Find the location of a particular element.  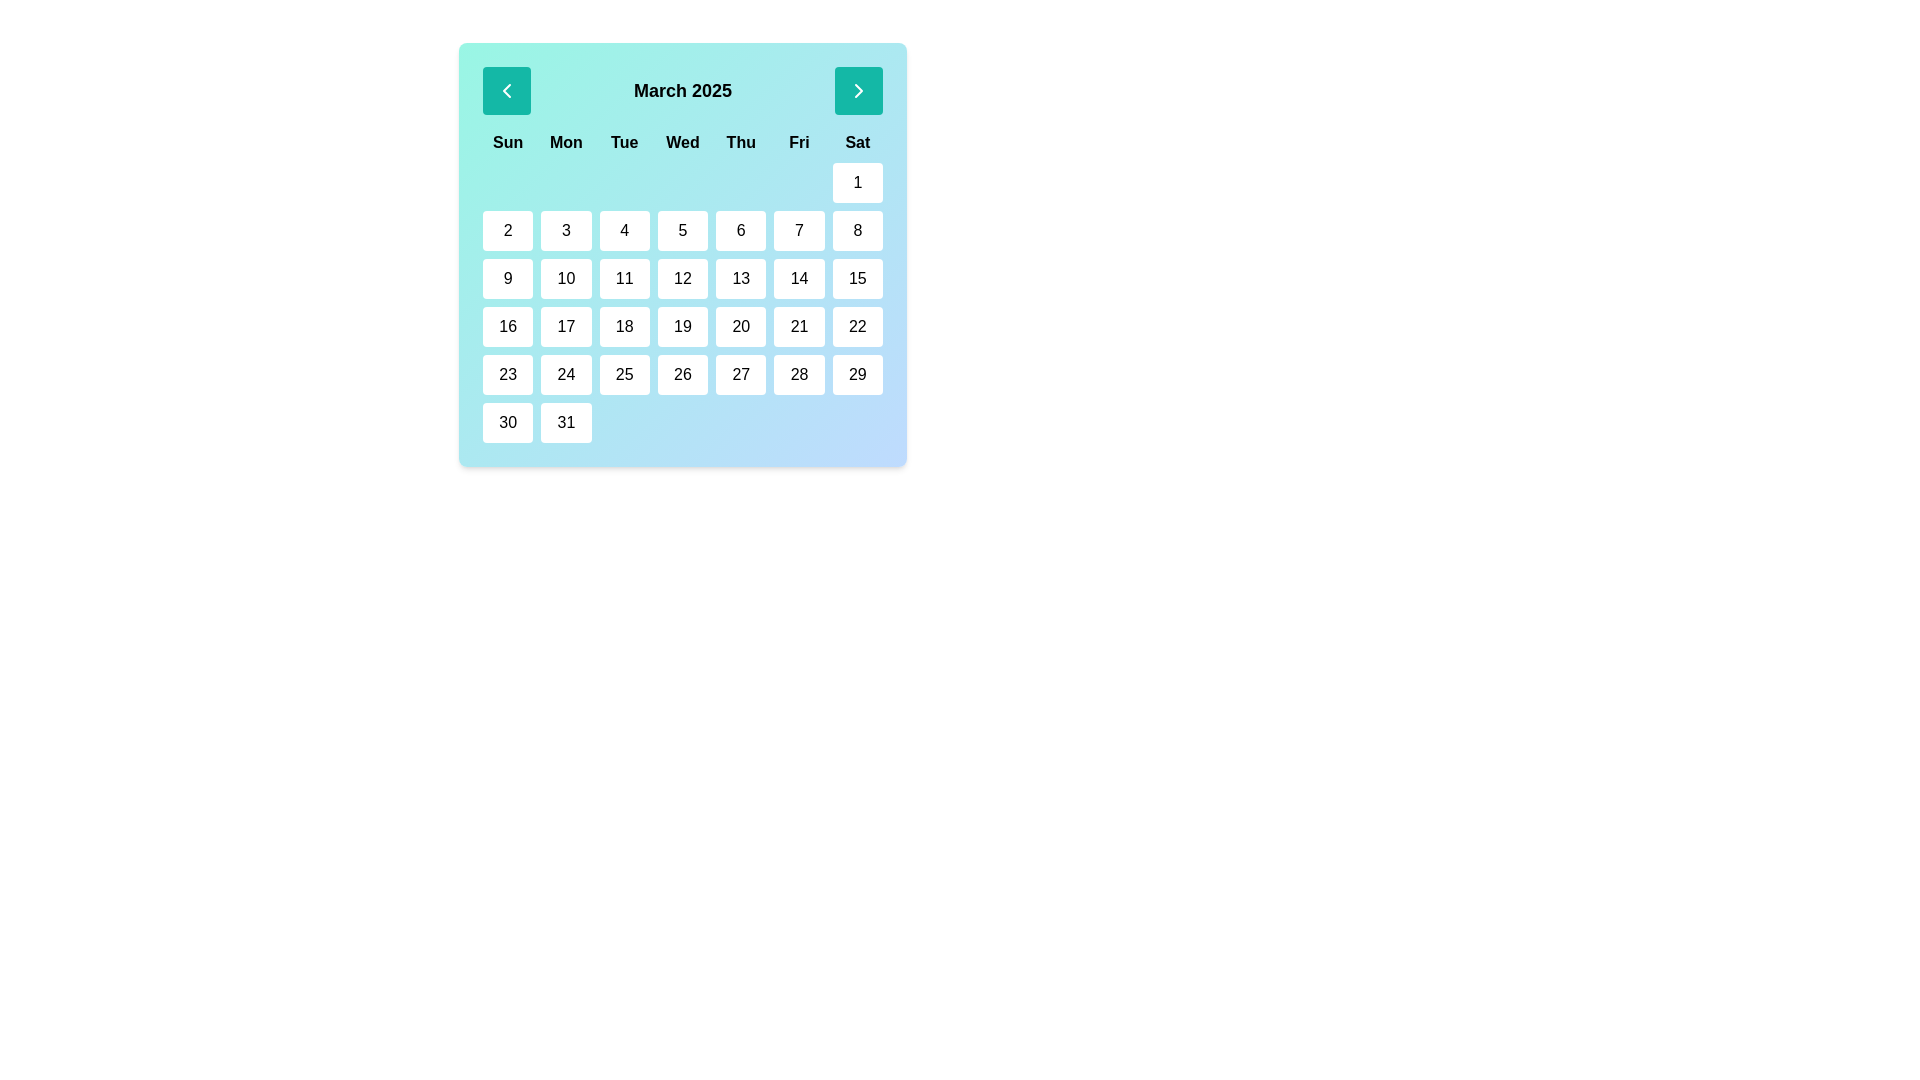

the chevron-right icon integrated within the button in the upper-right corner of the calendar interface is located at coordinates (859, 91).